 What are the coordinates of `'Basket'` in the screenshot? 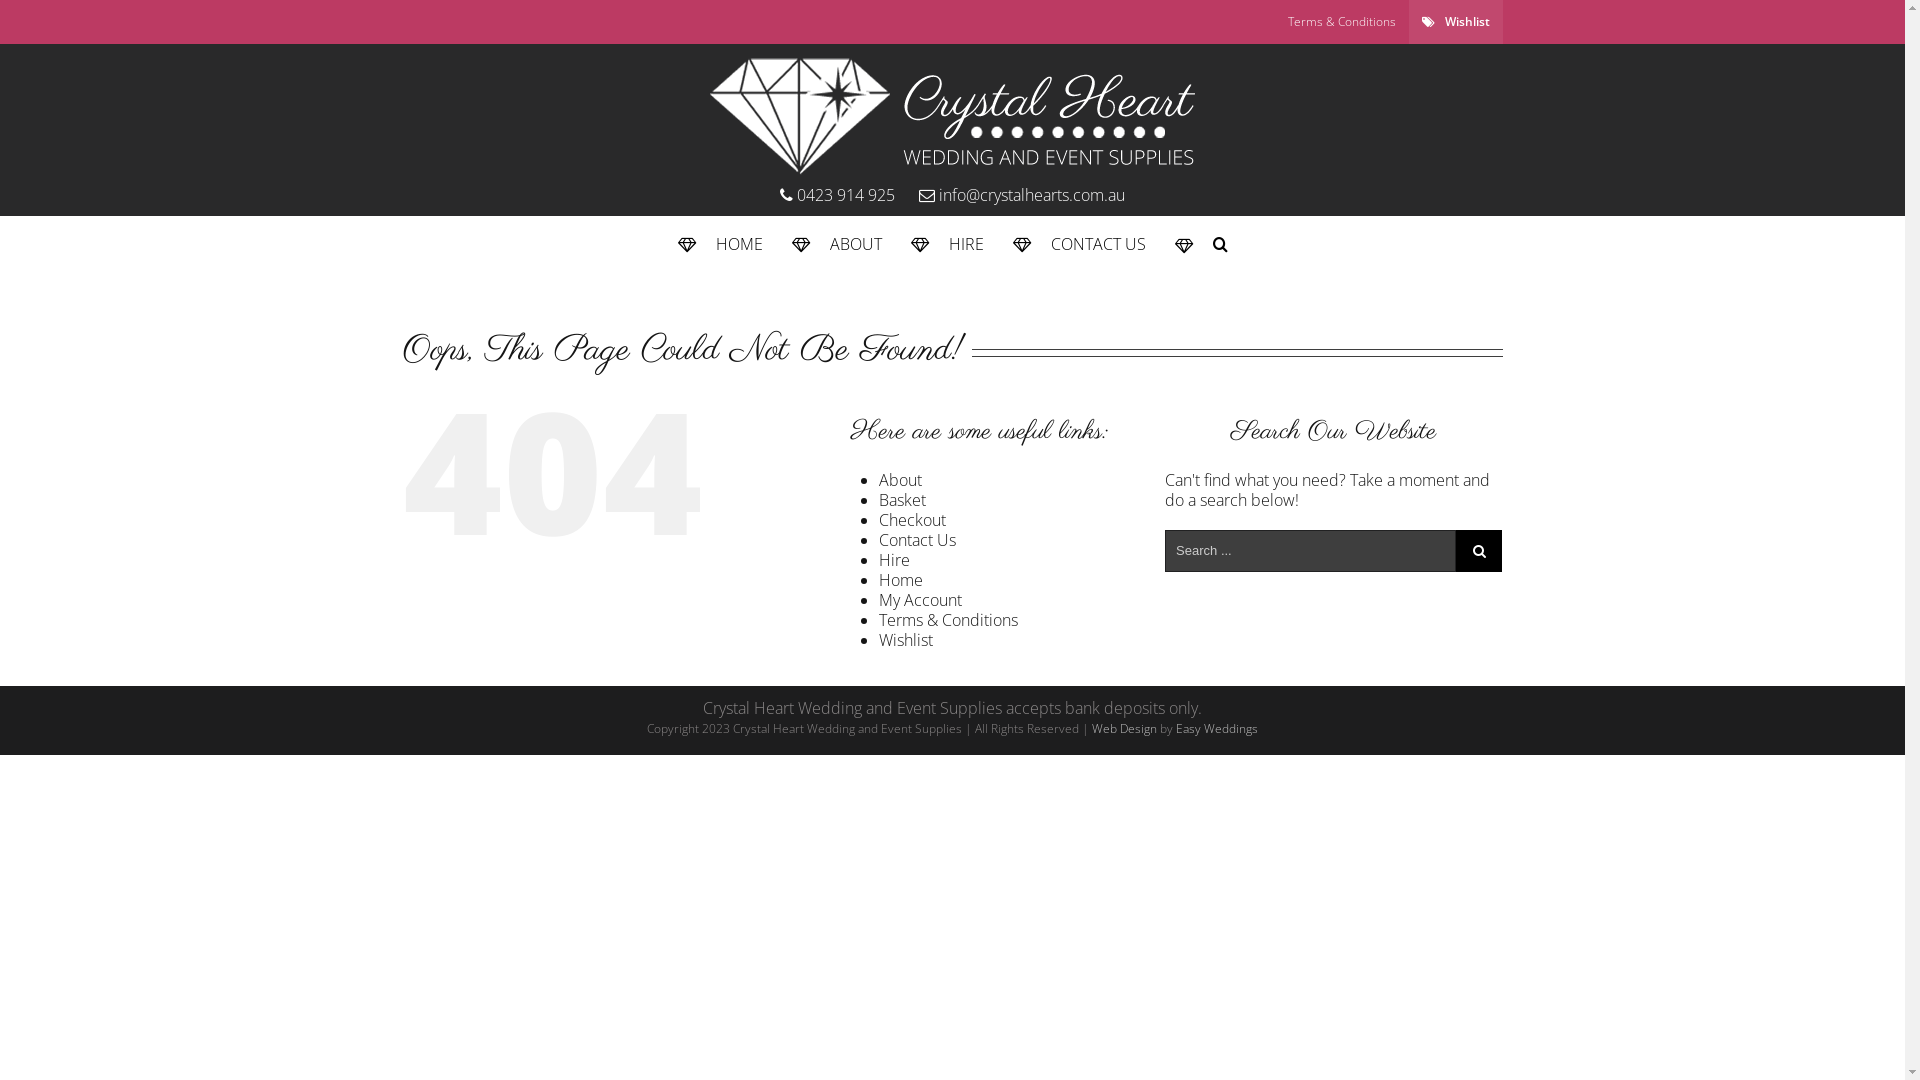 It's located at (901, 499).